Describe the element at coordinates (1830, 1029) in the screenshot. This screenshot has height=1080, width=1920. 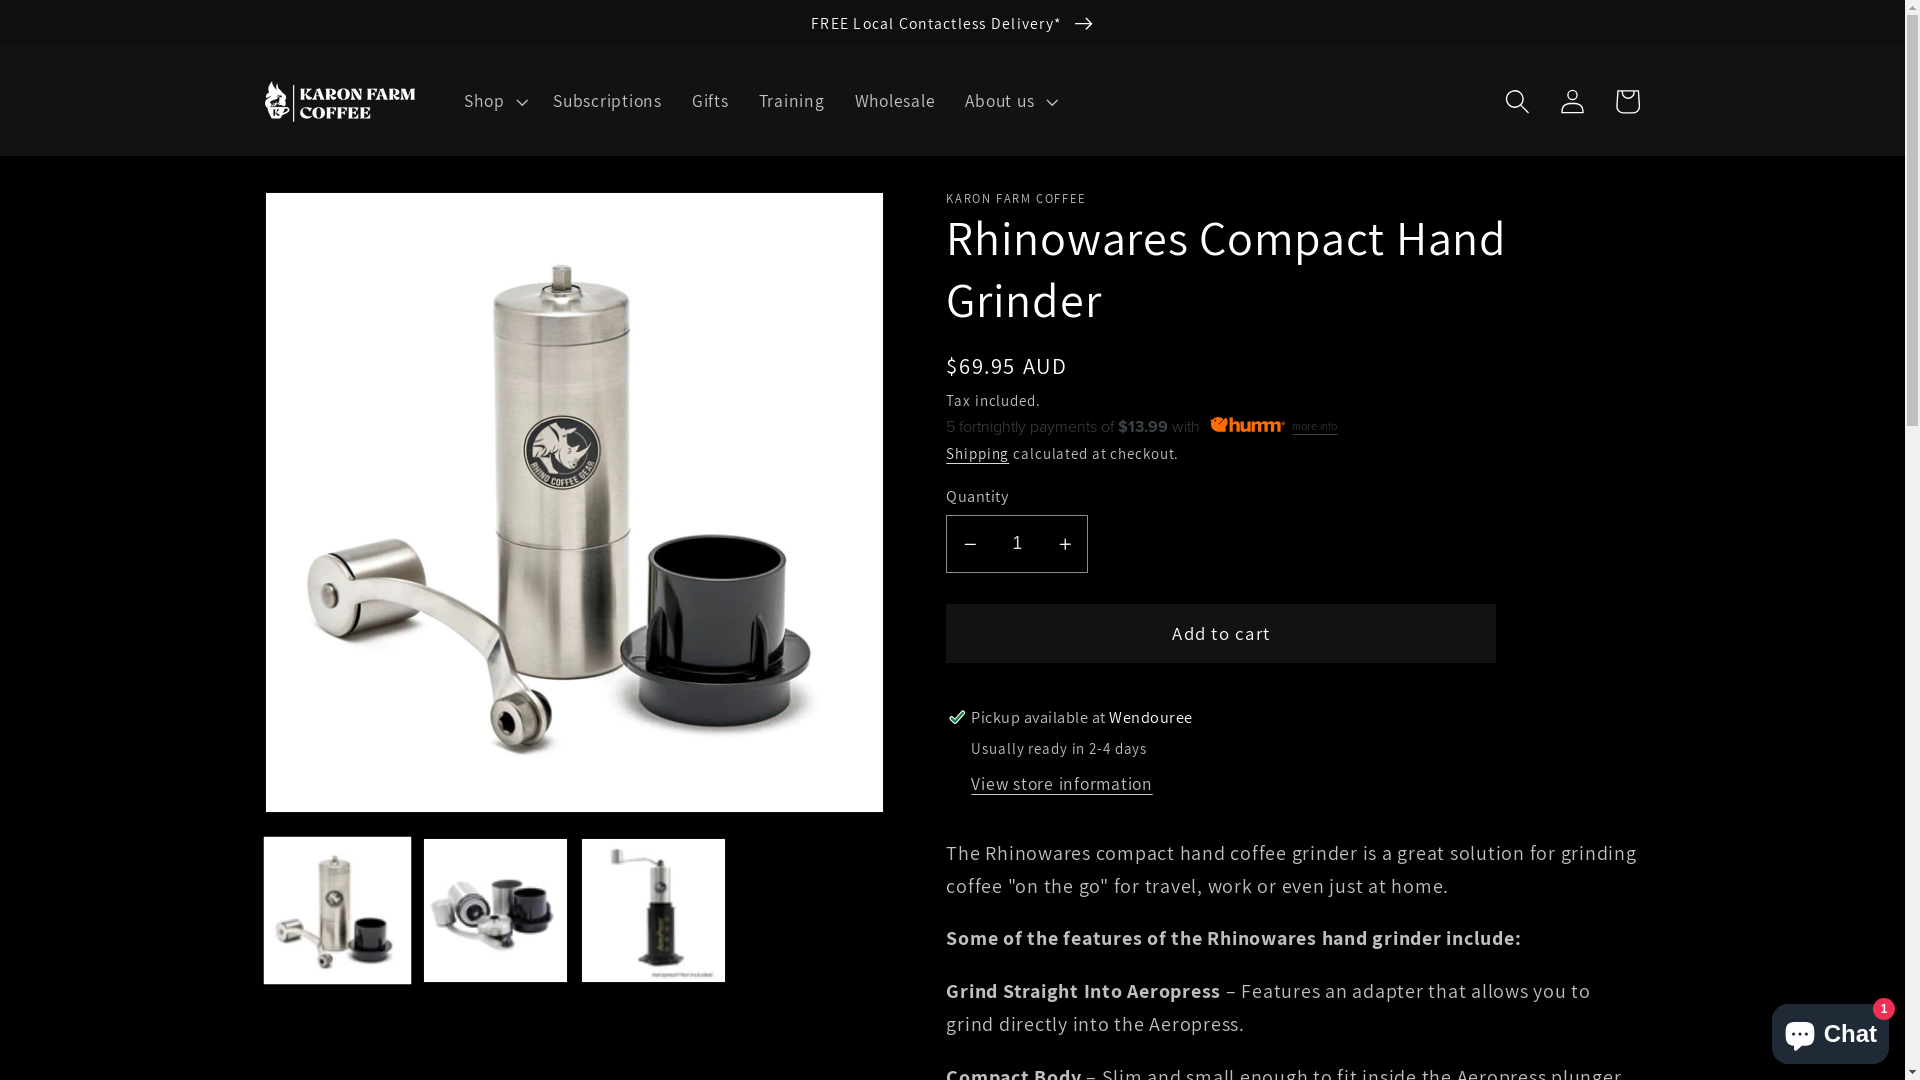
I see `'Shopify online store chat'` at that location.